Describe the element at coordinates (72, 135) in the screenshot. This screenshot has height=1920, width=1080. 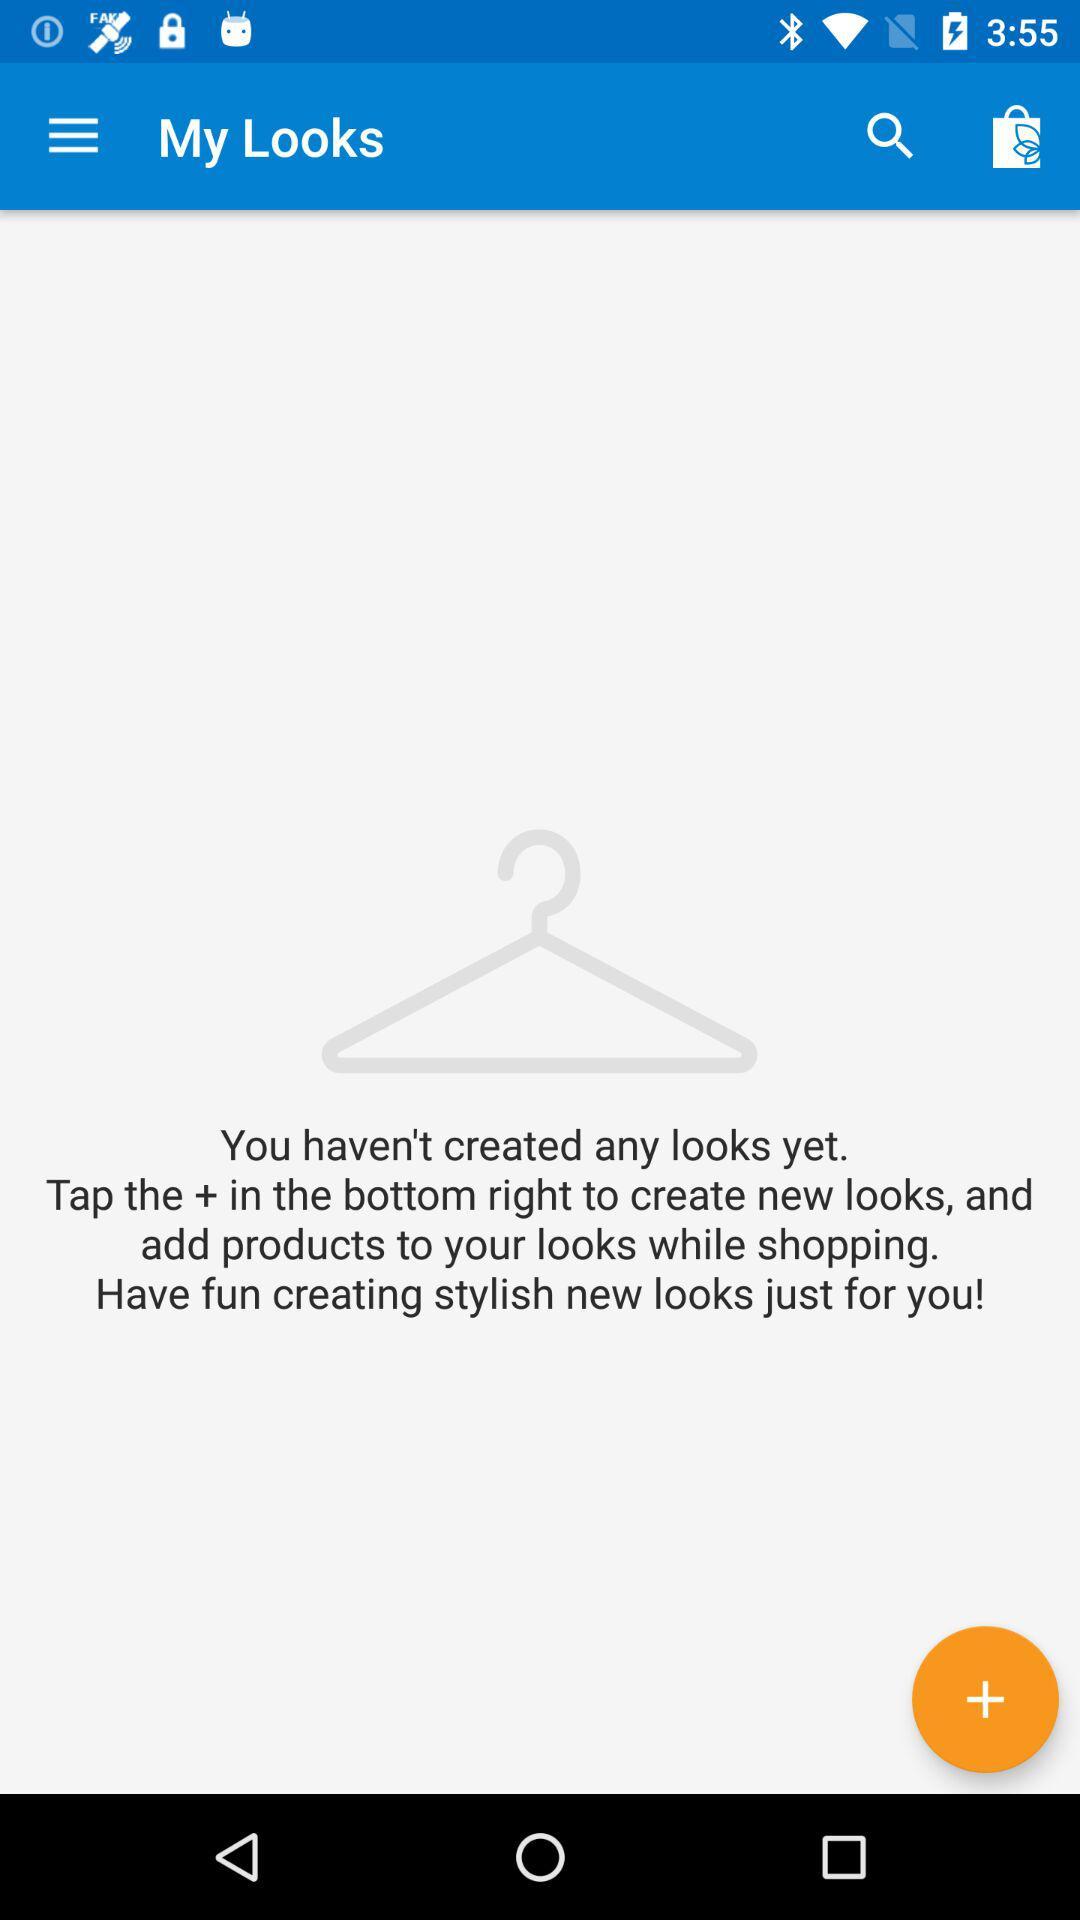
I see `item next to the my looks item` at that location.